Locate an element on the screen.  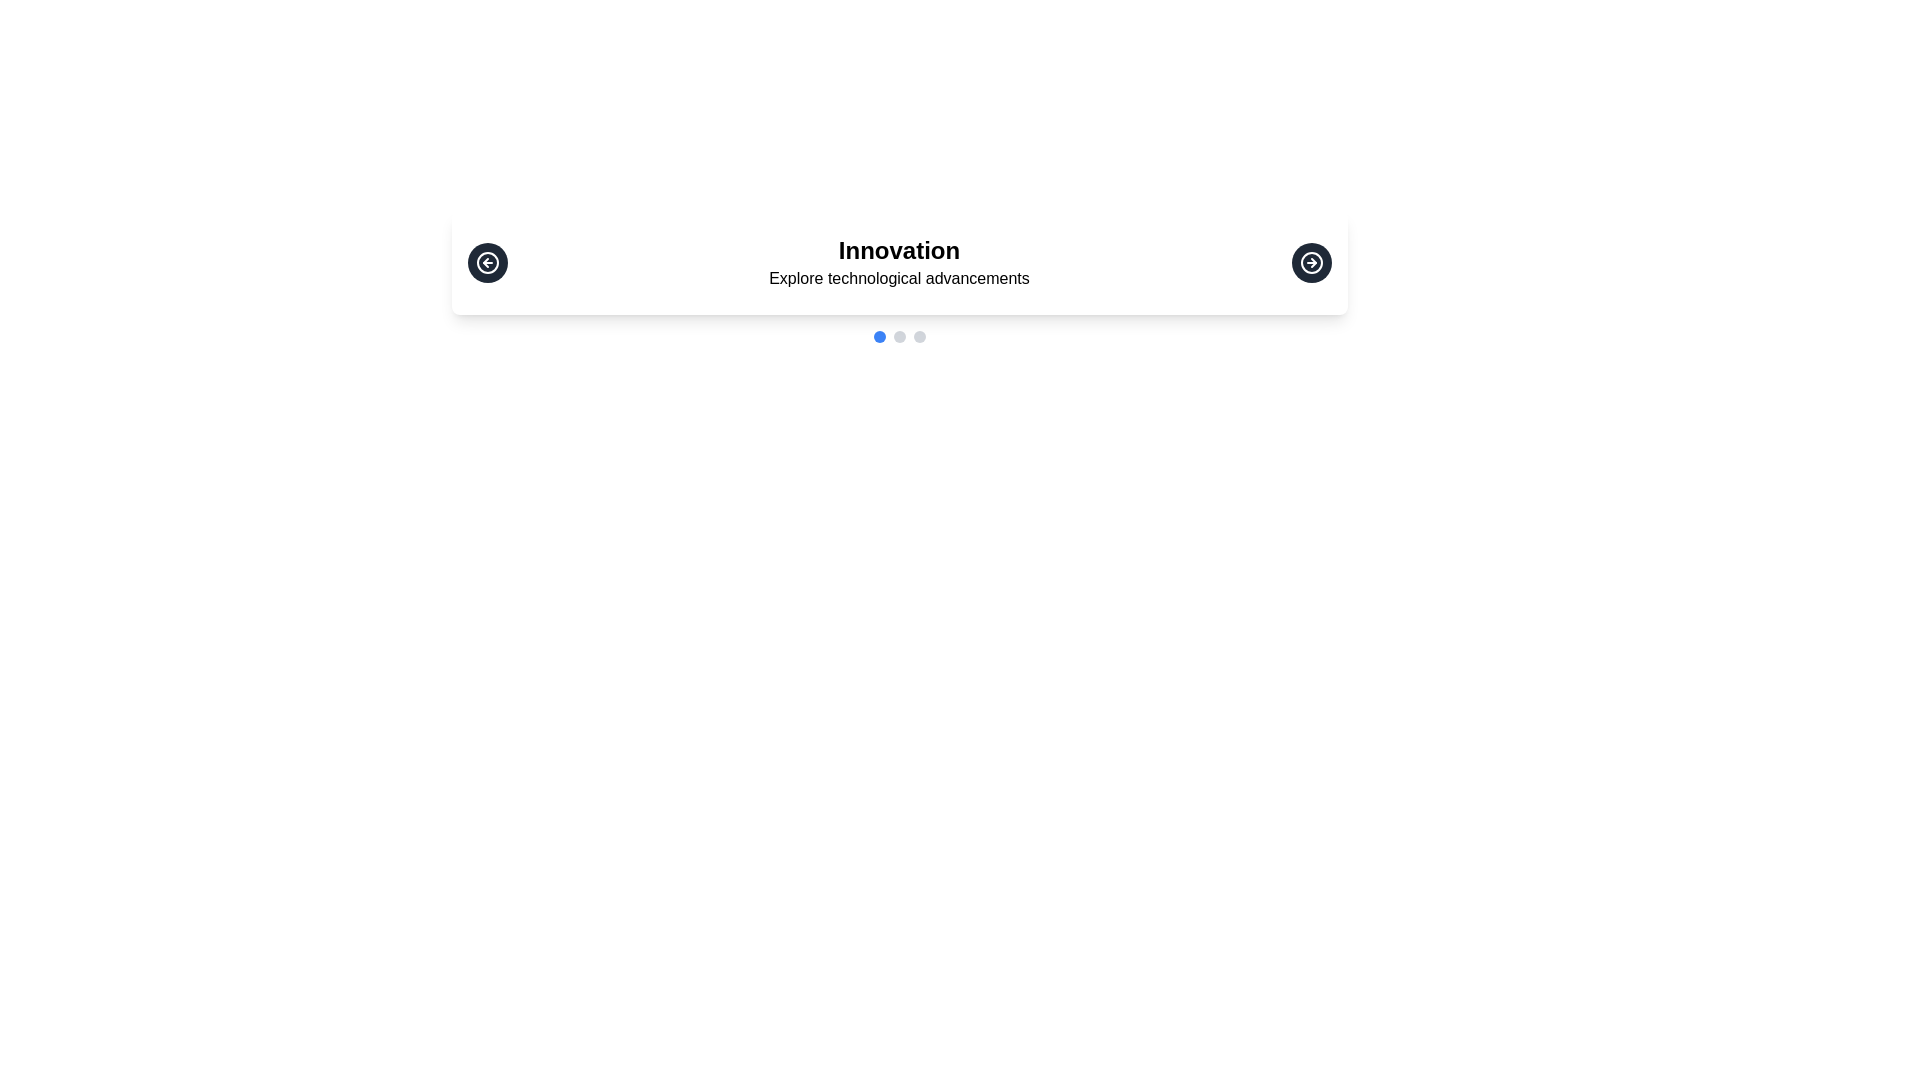
the decorative SVG Circle that is part of the icon located to the right of the card in the UI, adjacent to the header containing the text 'Innovation' is located at coordinates (1311, 261).